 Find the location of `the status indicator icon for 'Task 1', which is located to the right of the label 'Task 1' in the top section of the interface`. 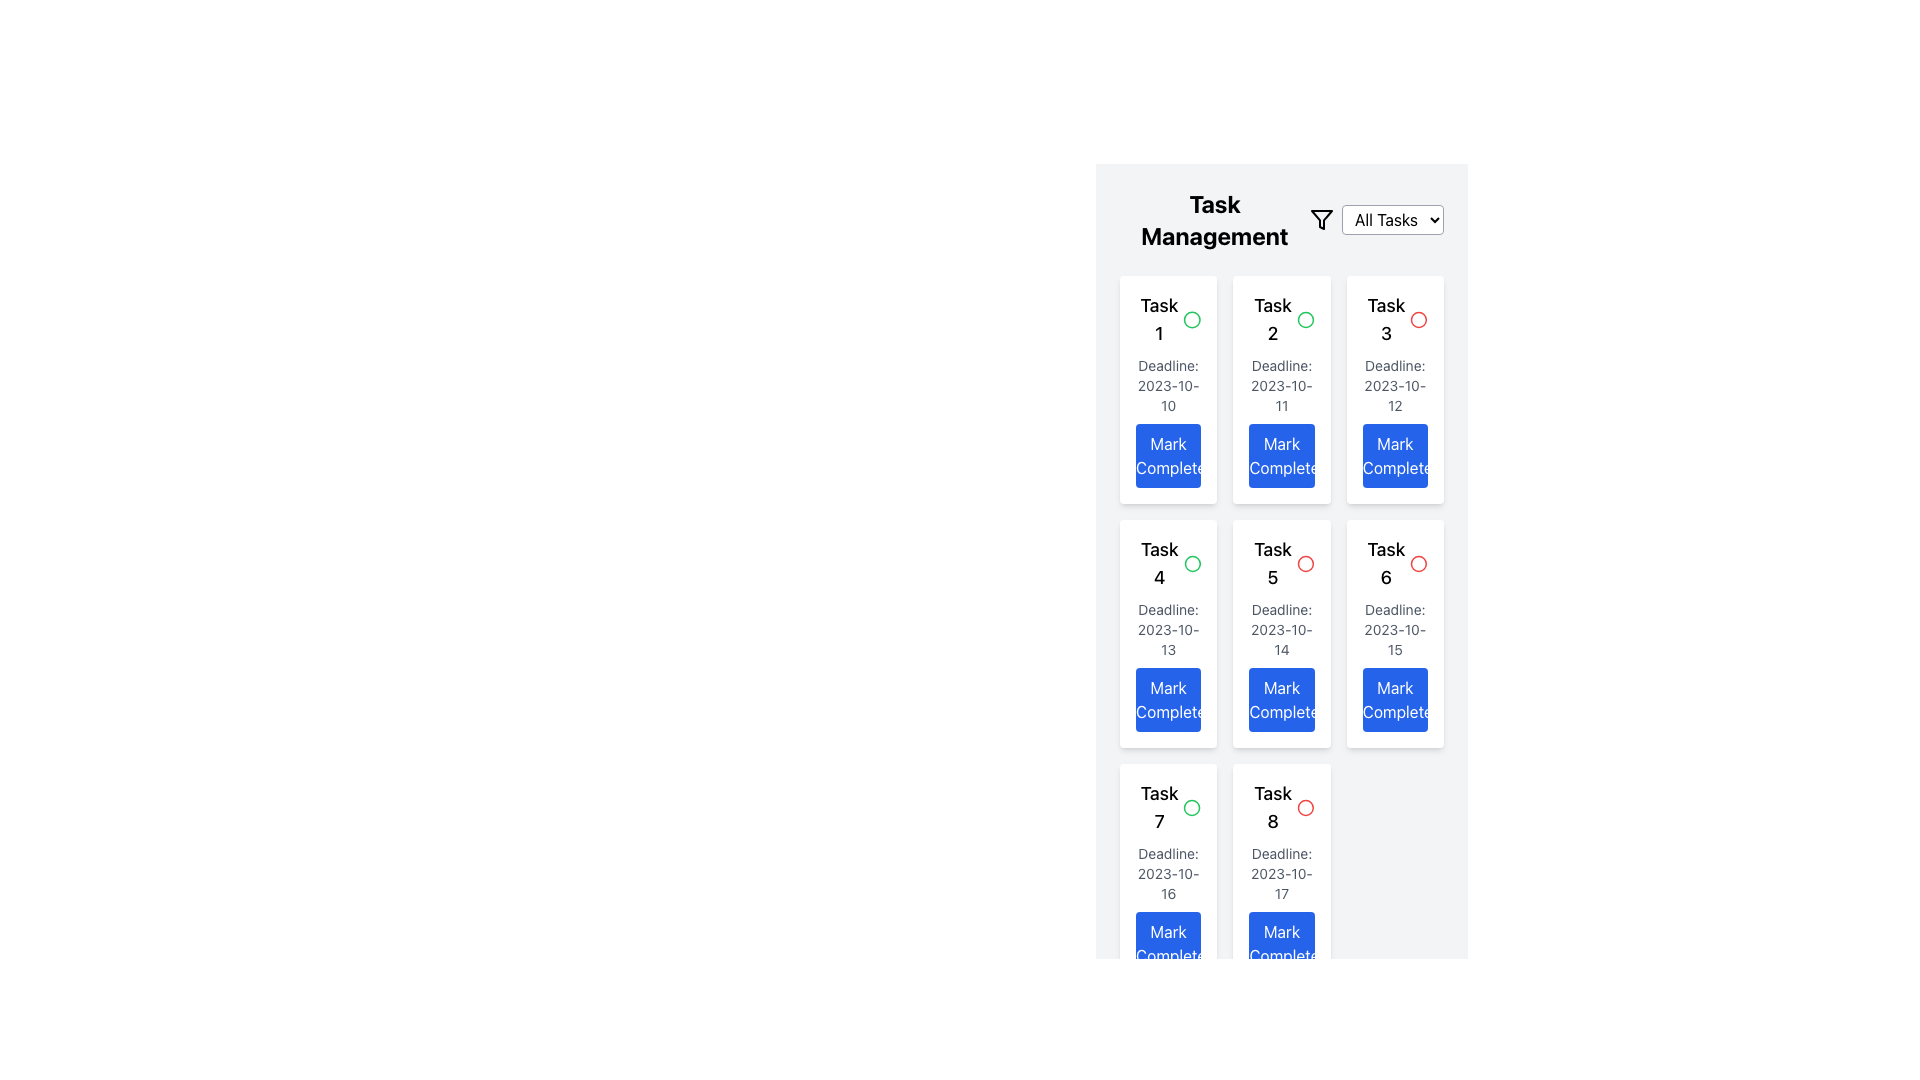

the status indicator icon for 'Task 1', which is located to the right of the label 'Task 1' in the top section of the interface is located at coordinates (1192, 319).